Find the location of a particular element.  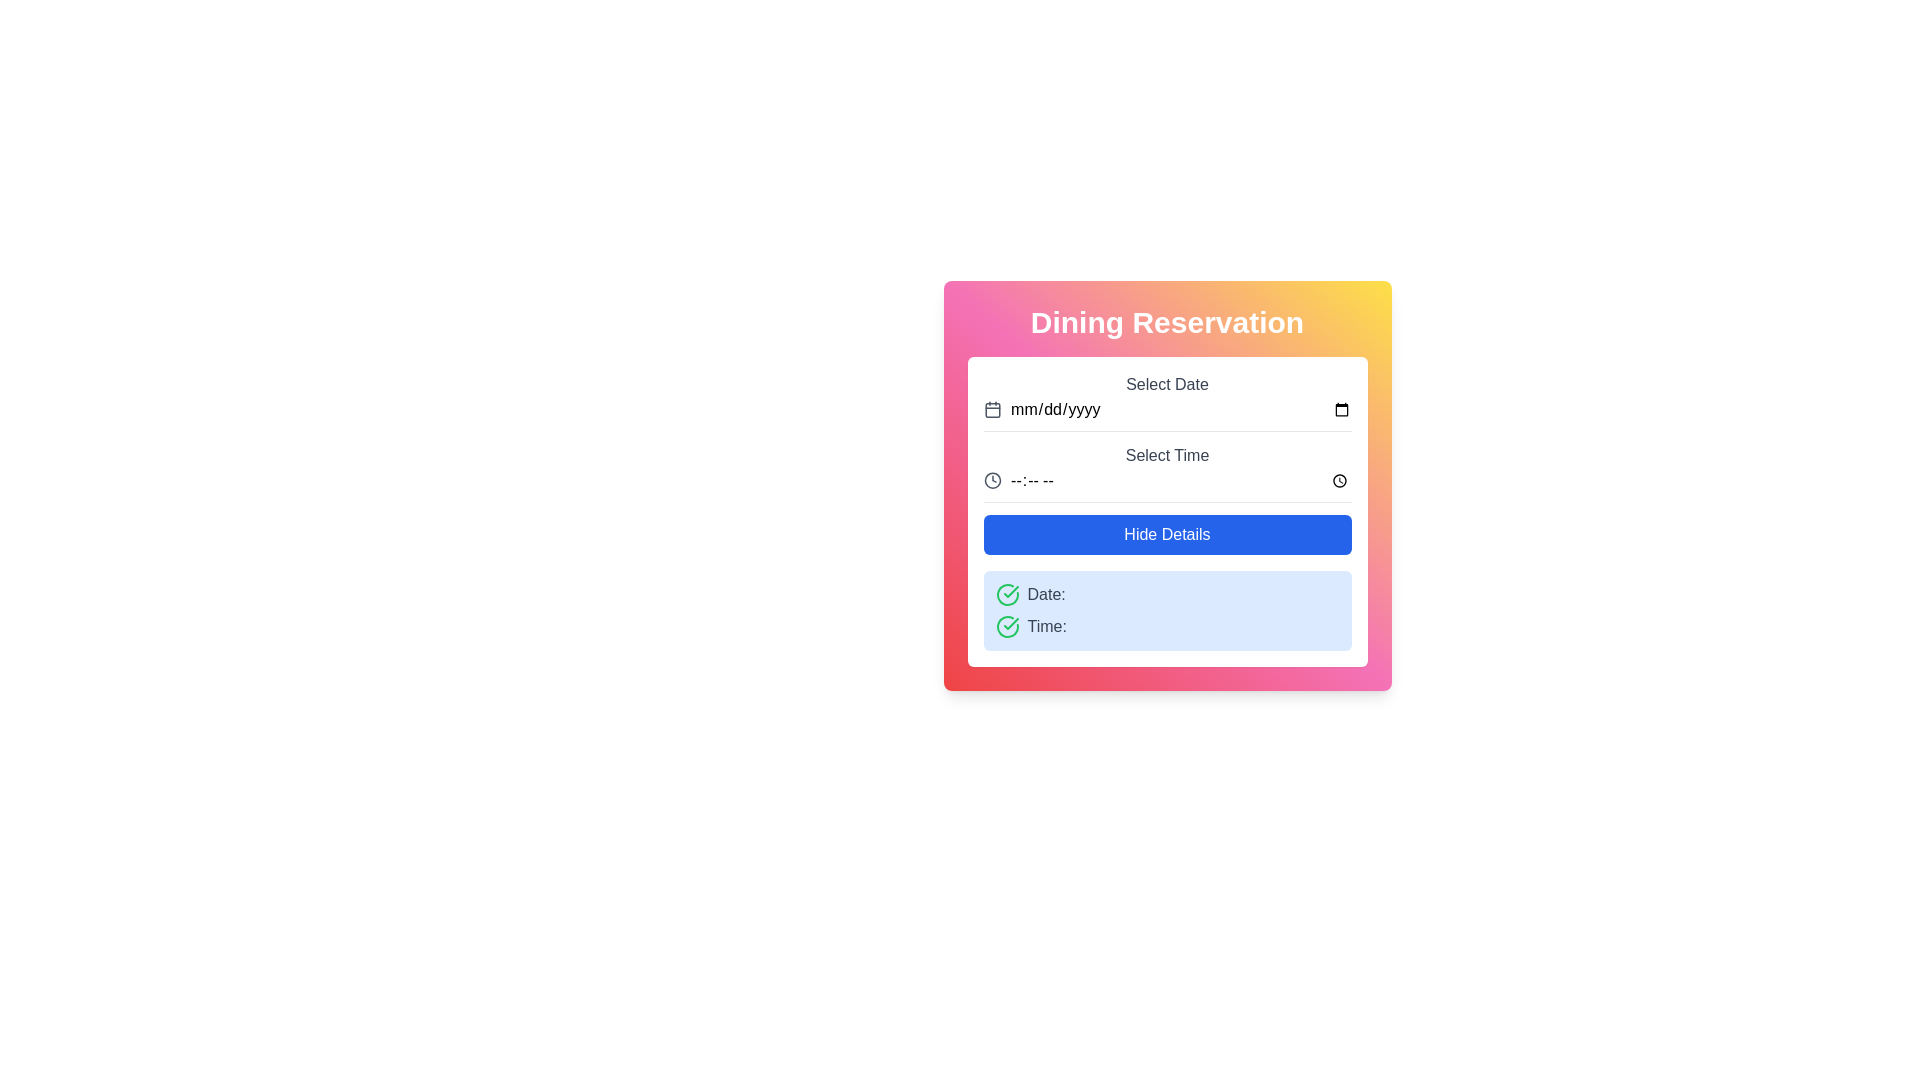

the input field associated with the 'Select Time' label located in the 'Dining Reservation' section by clicking on it is located at coordinates (1167, 455).